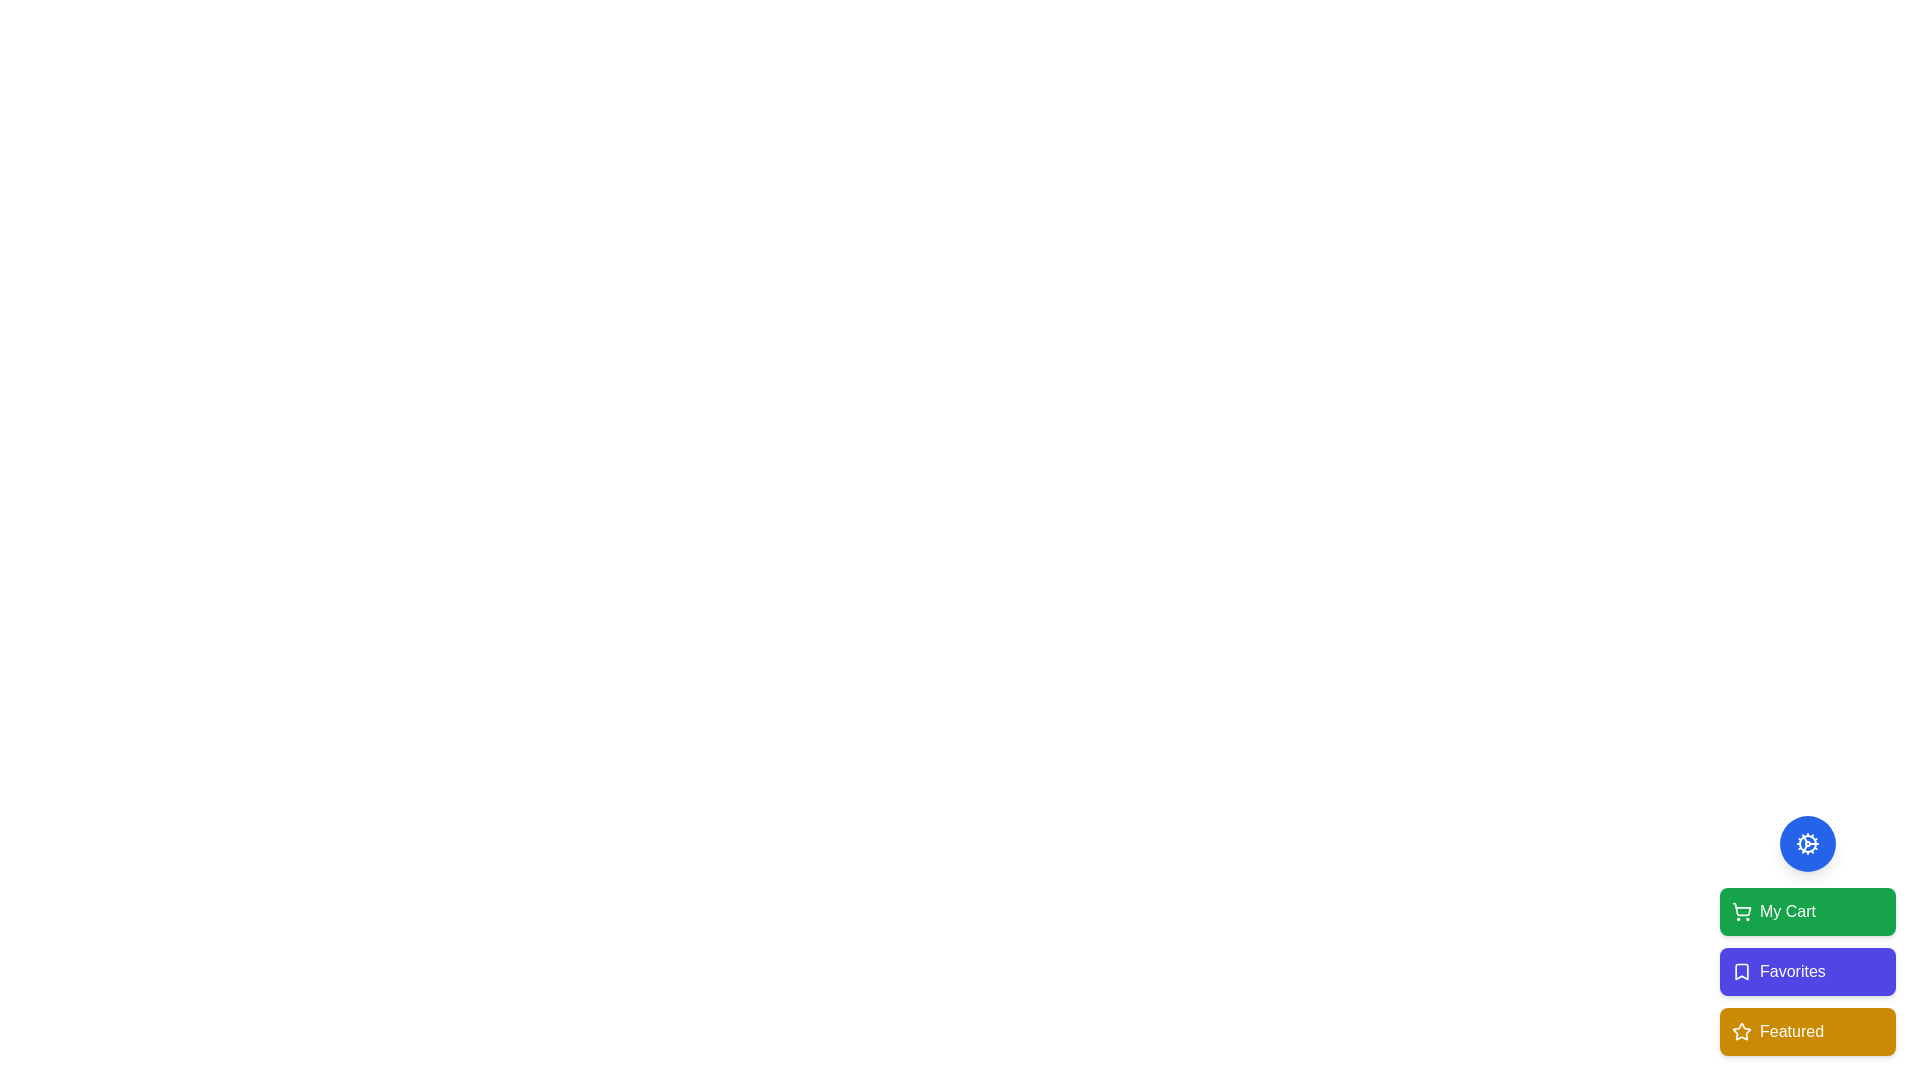 This screenshot has width=1920, height=1080. I want to click on the indigo blue button labeled 'Favorites' with a white bookmark icon, so click(1808, 971).